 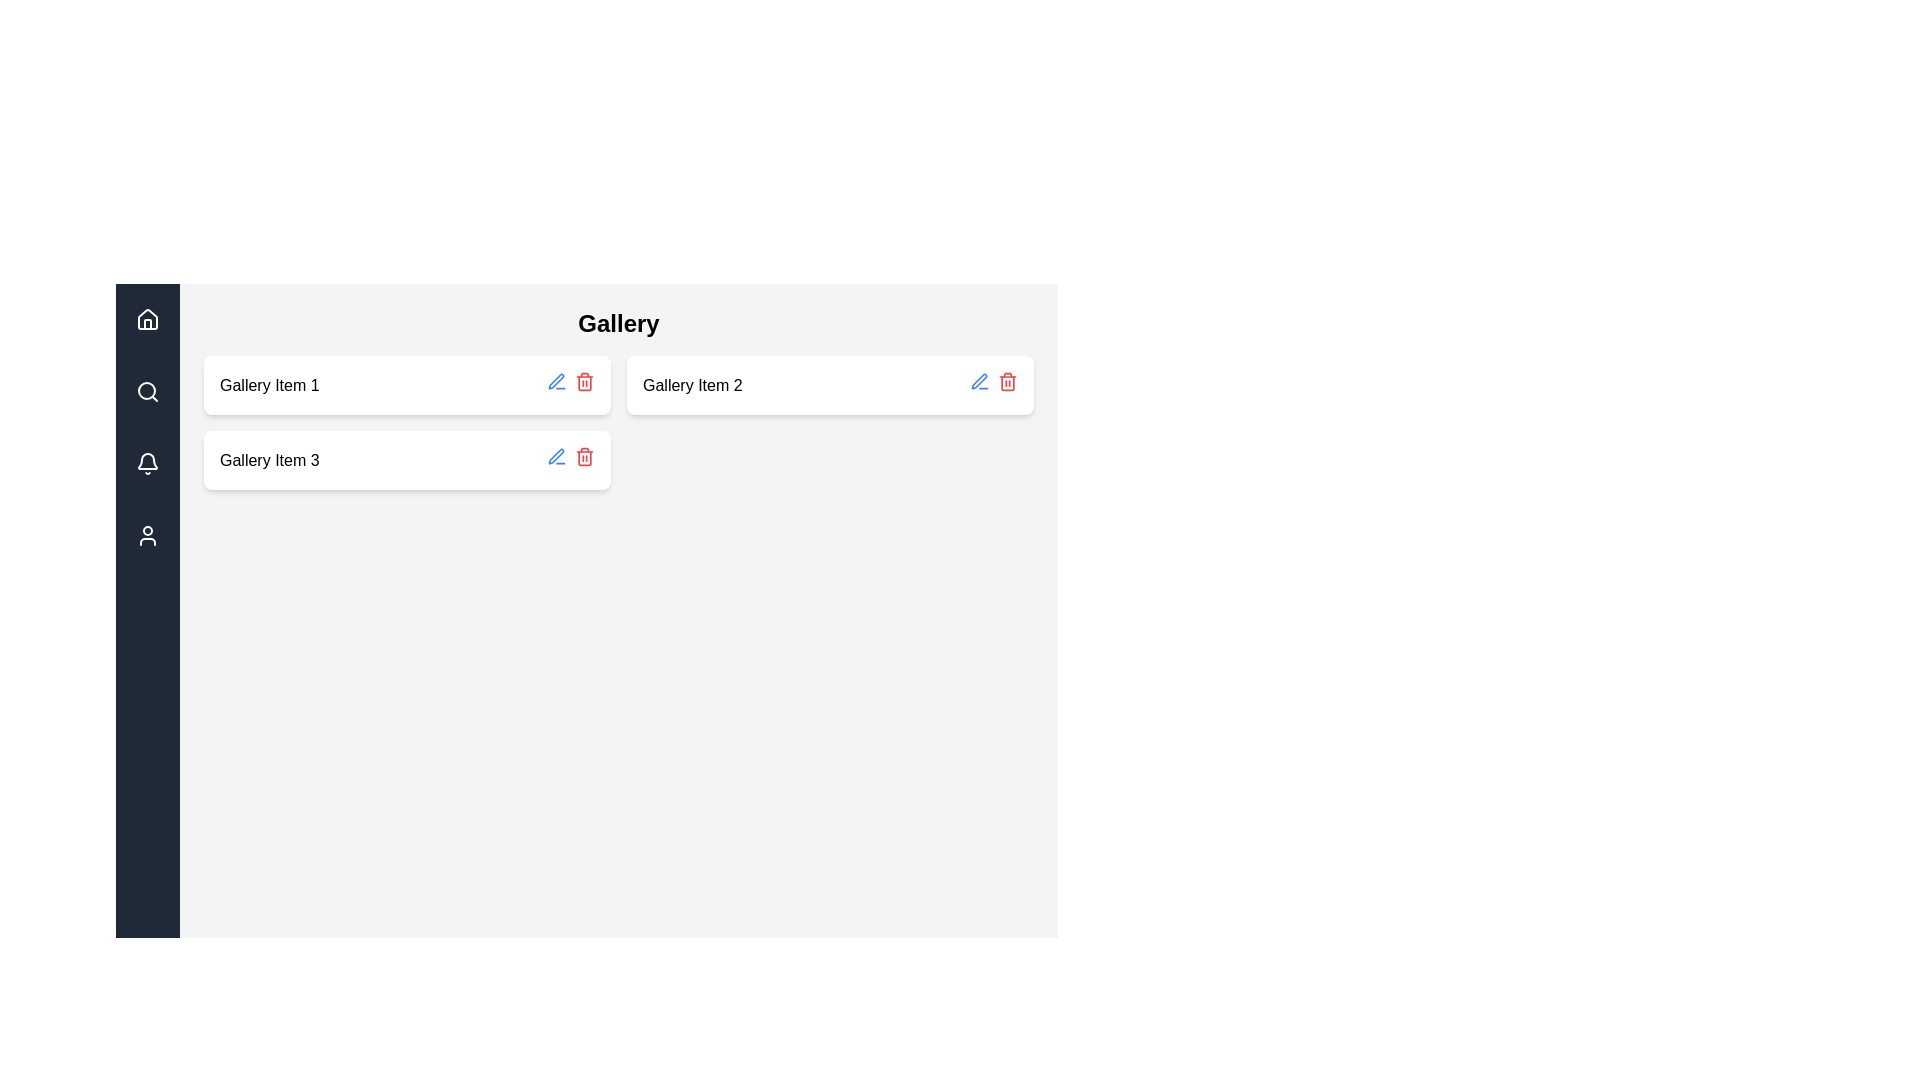 I want to click on the search button located in the sidebar, which is positioned below the home icon and above the bell icon, to initiate the search function, so click(x=147, y=392).